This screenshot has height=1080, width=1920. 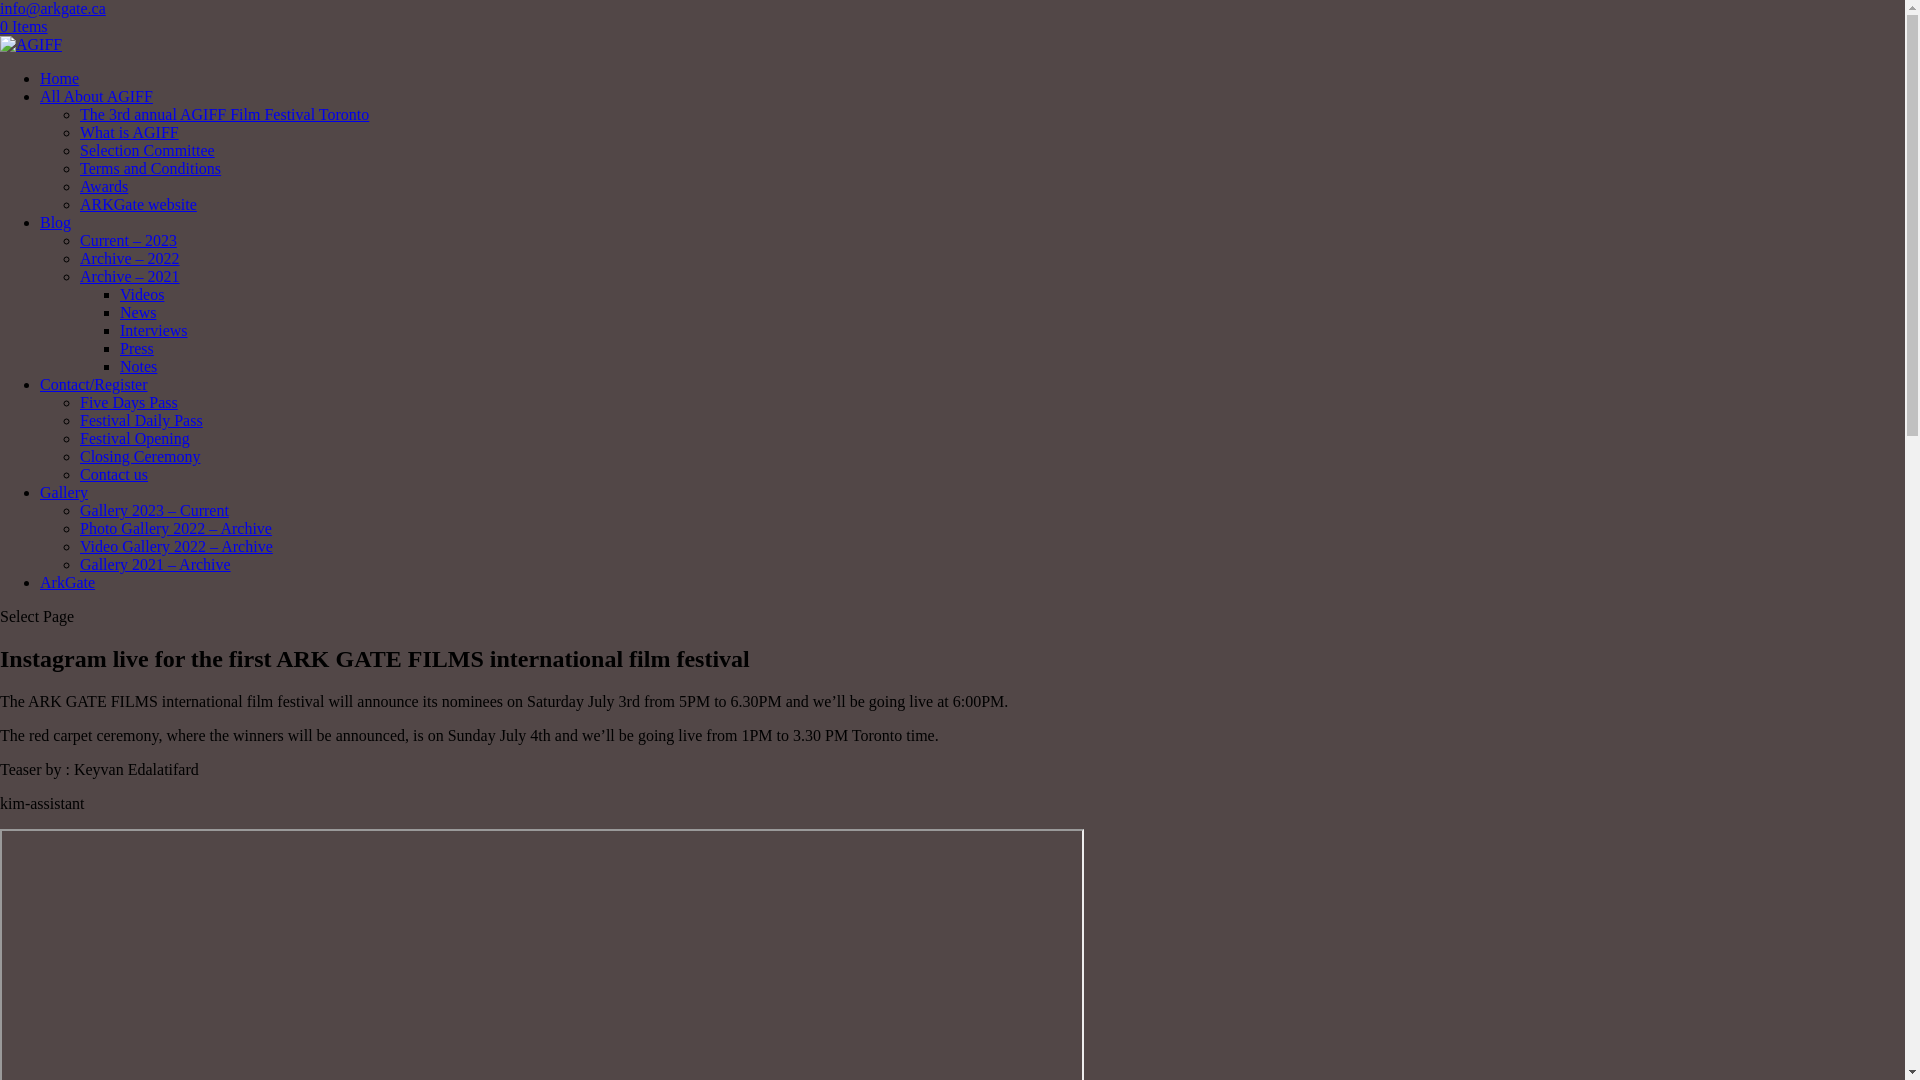 What do you see at coordinates (55, 222) in the screenshot?
I see `'Blog'` at bounding box center [55, 222].